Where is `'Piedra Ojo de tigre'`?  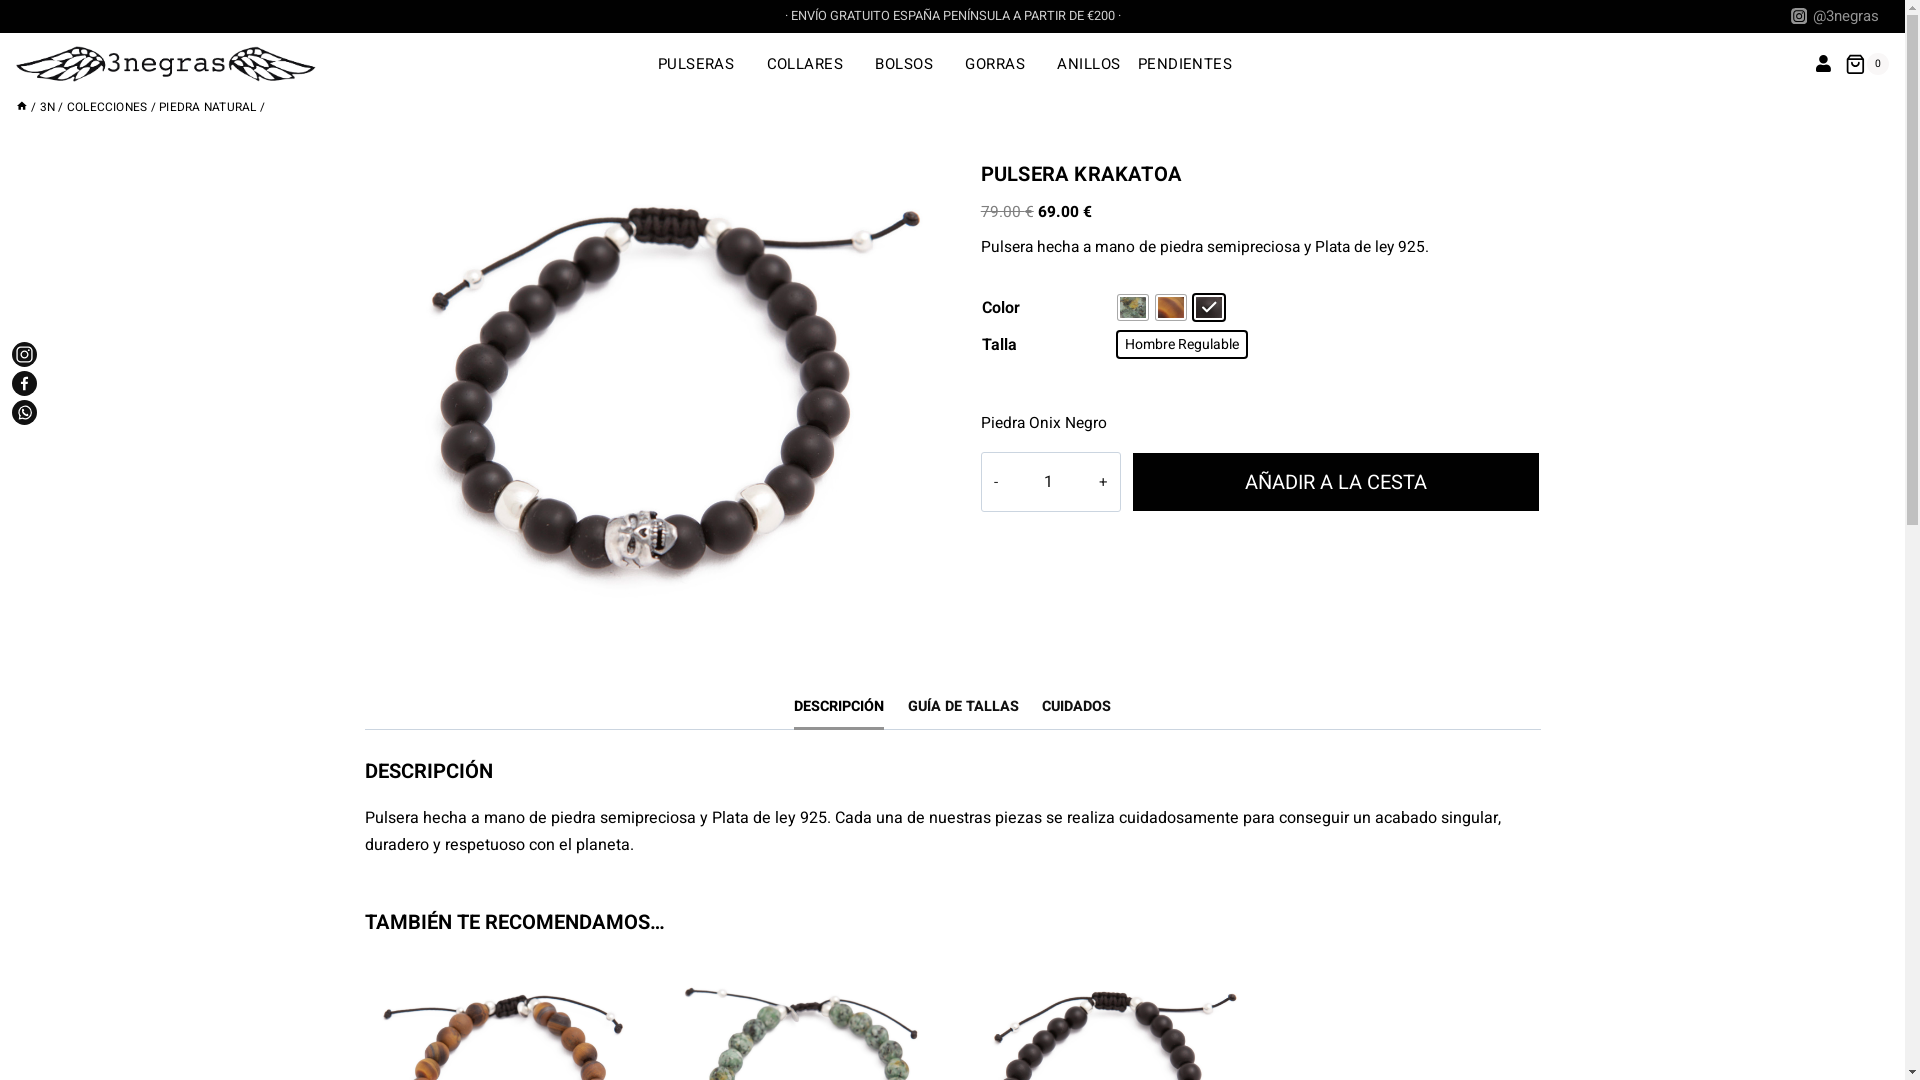 'Piedra Ojo de tigre' is located at coordinates (1156, 307).